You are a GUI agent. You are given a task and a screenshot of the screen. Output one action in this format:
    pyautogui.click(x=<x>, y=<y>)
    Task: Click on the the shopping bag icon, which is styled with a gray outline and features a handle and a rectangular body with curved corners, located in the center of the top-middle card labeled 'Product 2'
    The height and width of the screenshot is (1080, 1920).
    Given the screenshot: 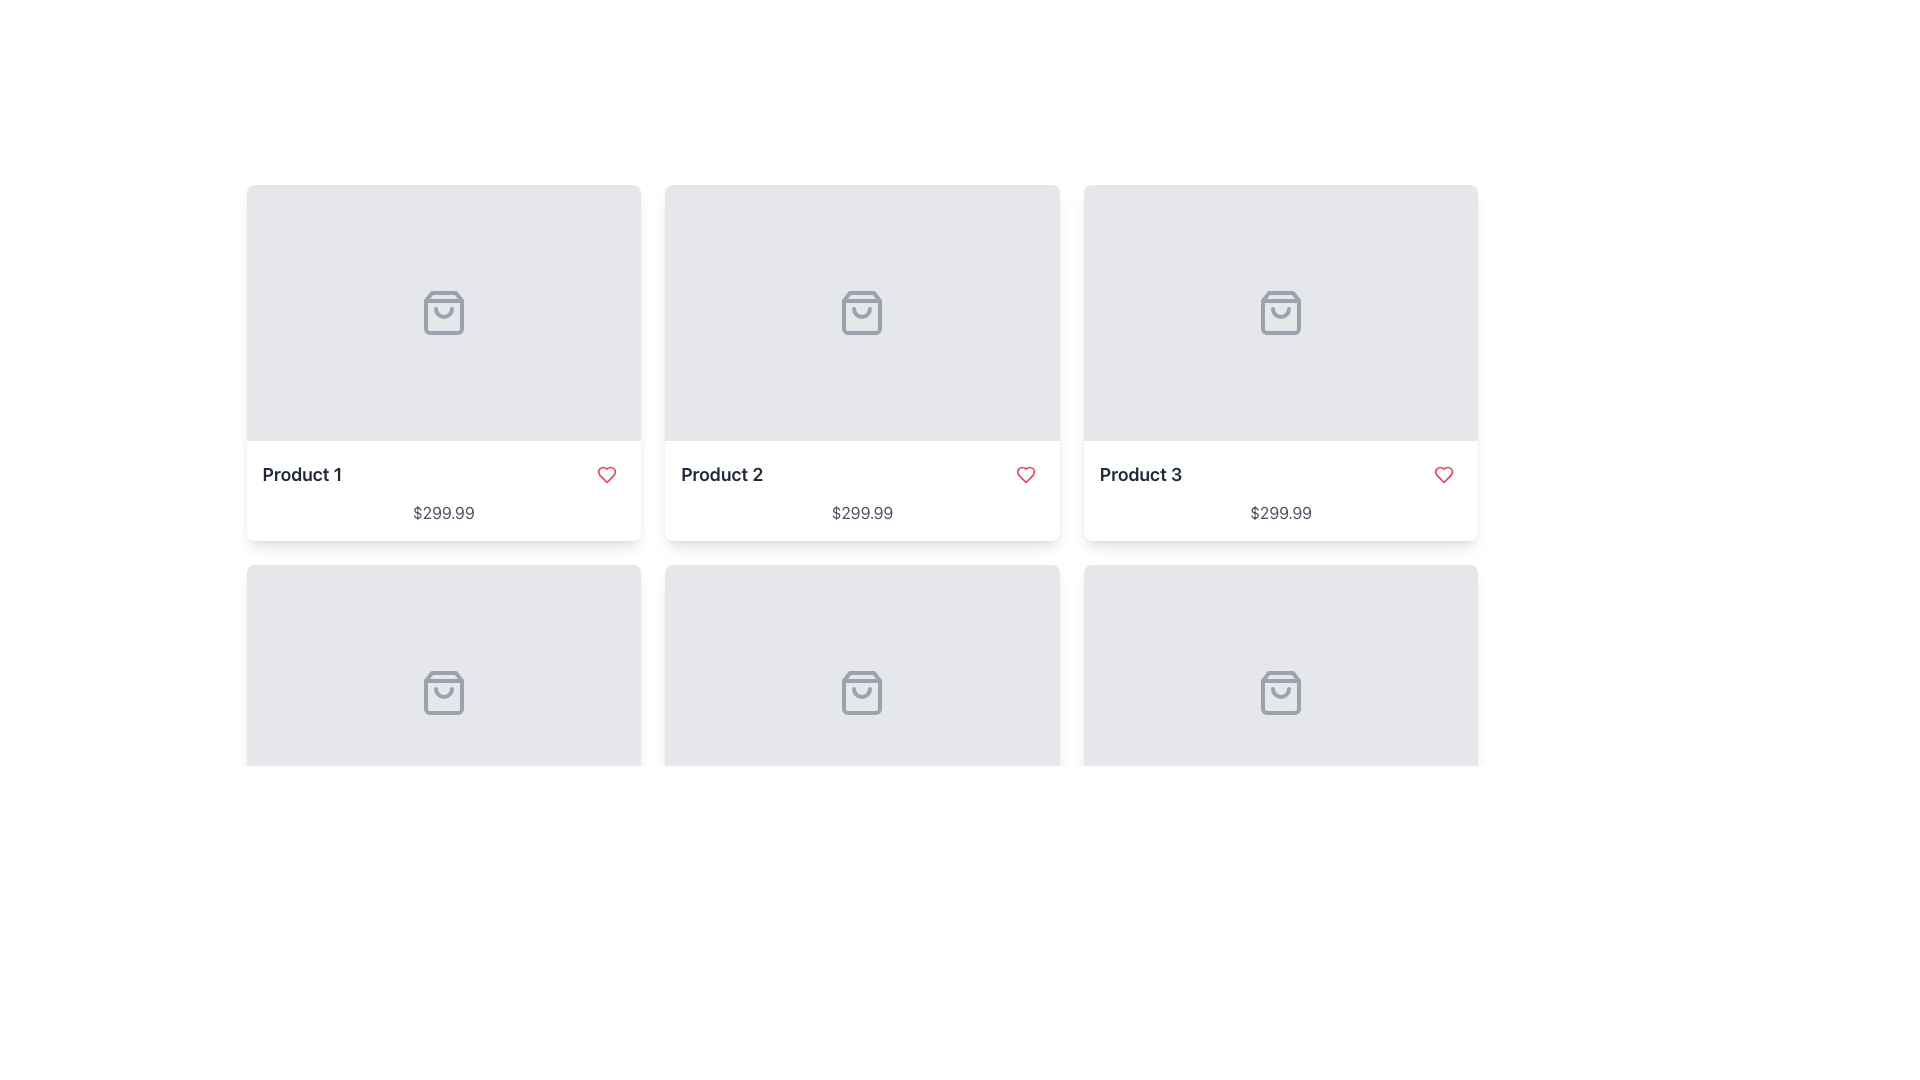 What is the action you would take?
    pyautogui.click(x=862, y=312)
    